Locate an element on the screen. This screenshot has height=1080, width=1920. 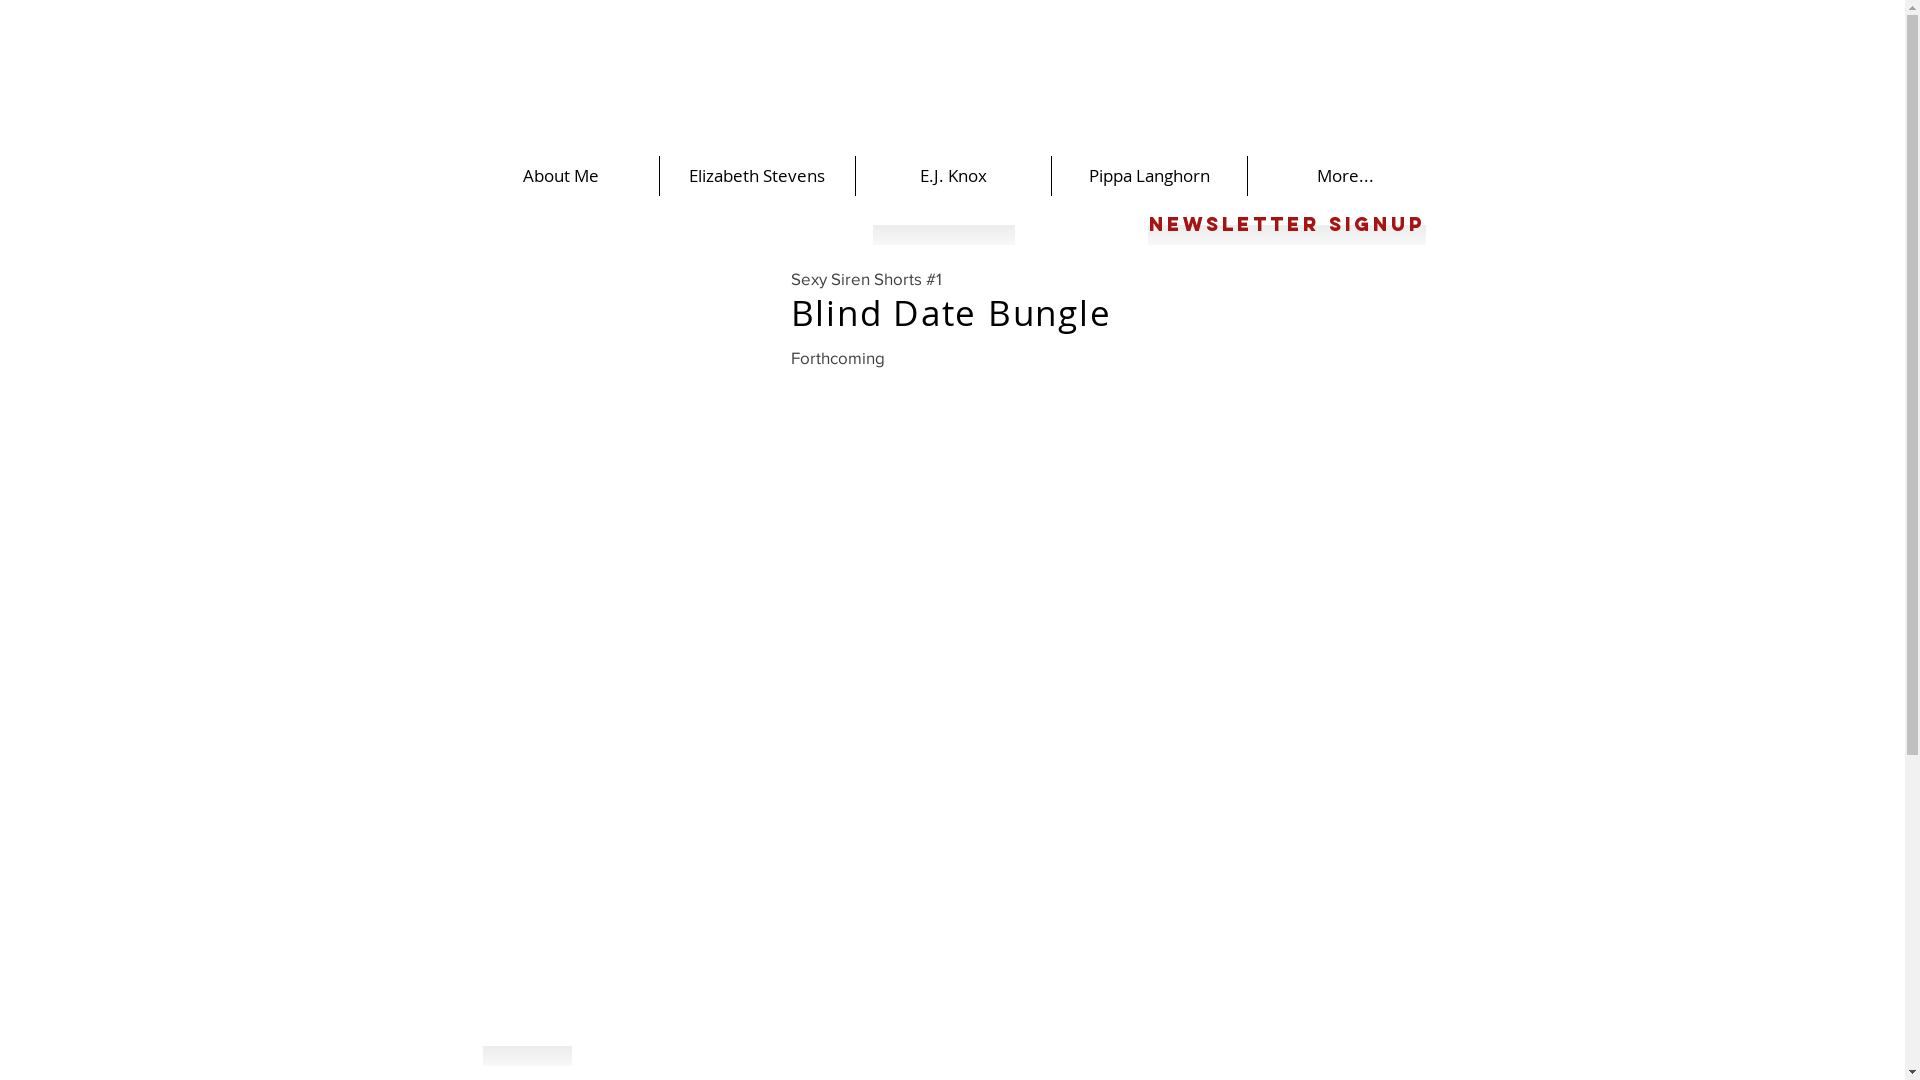
'Newsletter Signup' is located at coordinates (1147, 224).